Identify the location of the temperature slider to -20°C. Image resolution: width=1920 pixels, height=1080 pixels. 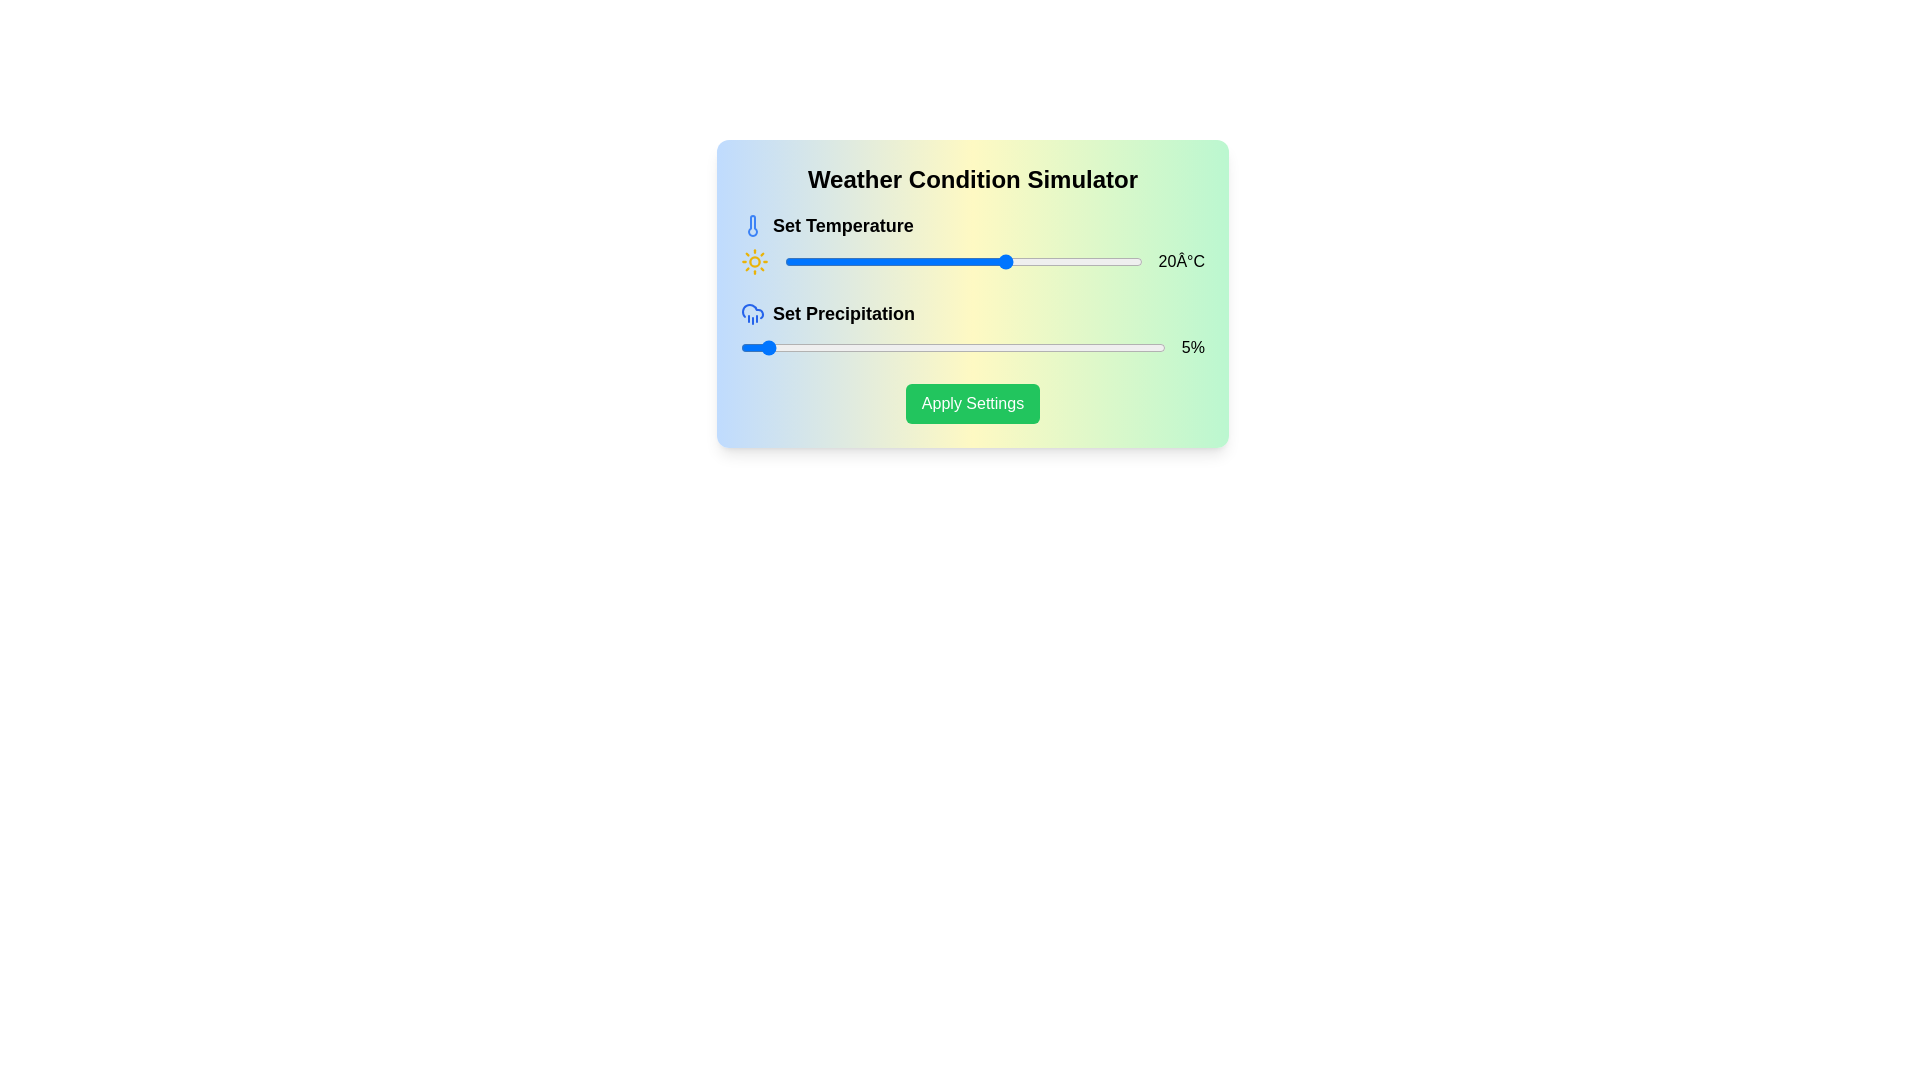
(829, 261).